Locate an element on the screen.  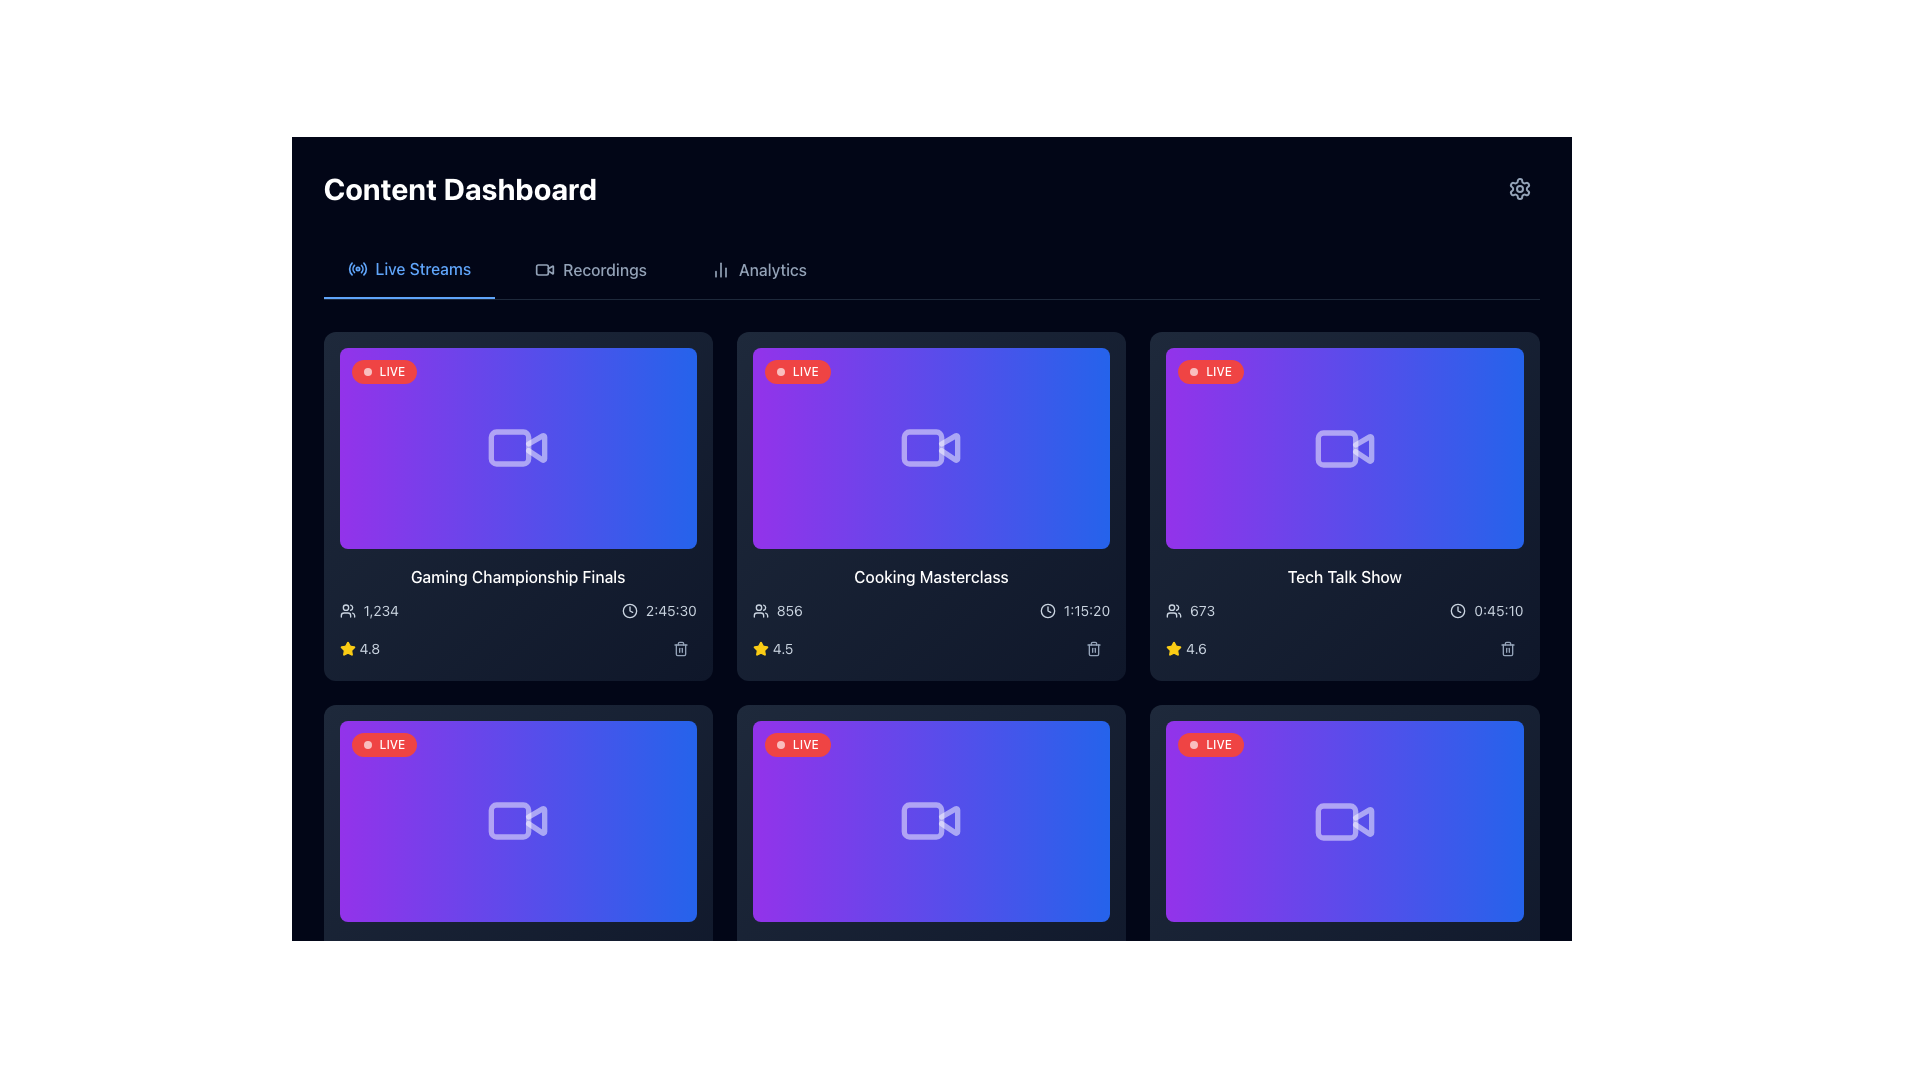
the text label displaying the rating '4.3' alongside the yellow star icon is located at coordinates (359, 1022).